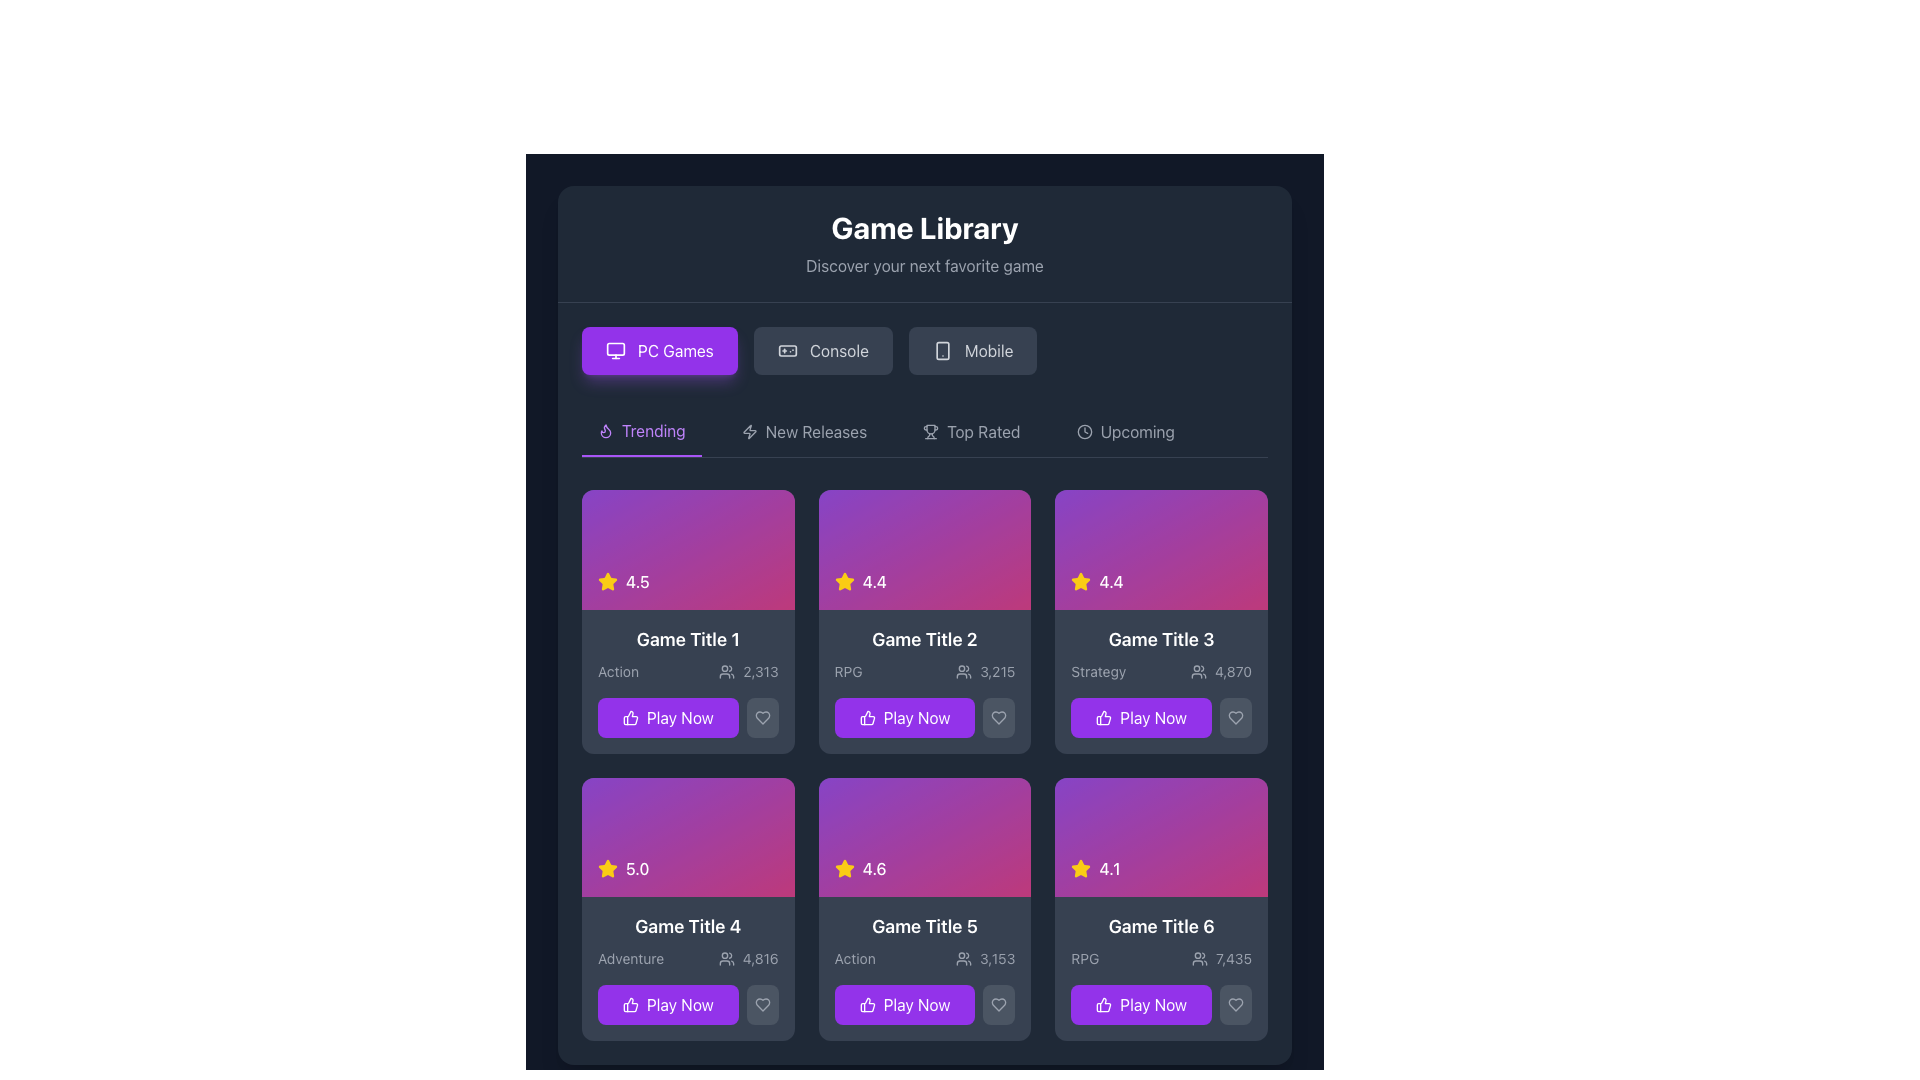 This screenshot has height=1080, width=1920. What do you see at coordinates (903, 1005) in the screenshot?
I see `the 'Play Now' button located in the bottom-right corner of the 'Game Title 5' card to initiate gameplay` at bounding box center [903, 1005].